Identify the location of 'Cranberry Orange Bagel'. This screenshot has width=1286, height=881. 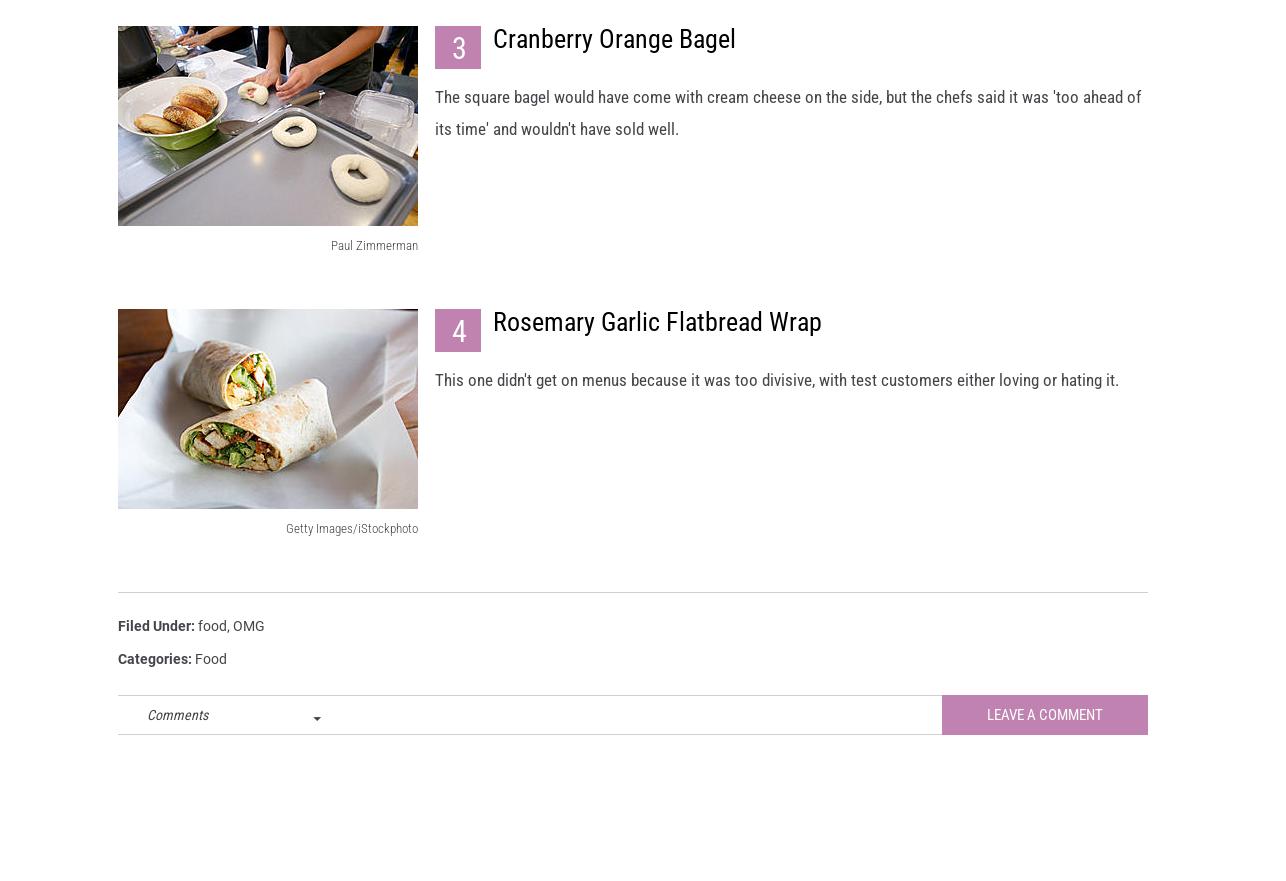
(492, 57).